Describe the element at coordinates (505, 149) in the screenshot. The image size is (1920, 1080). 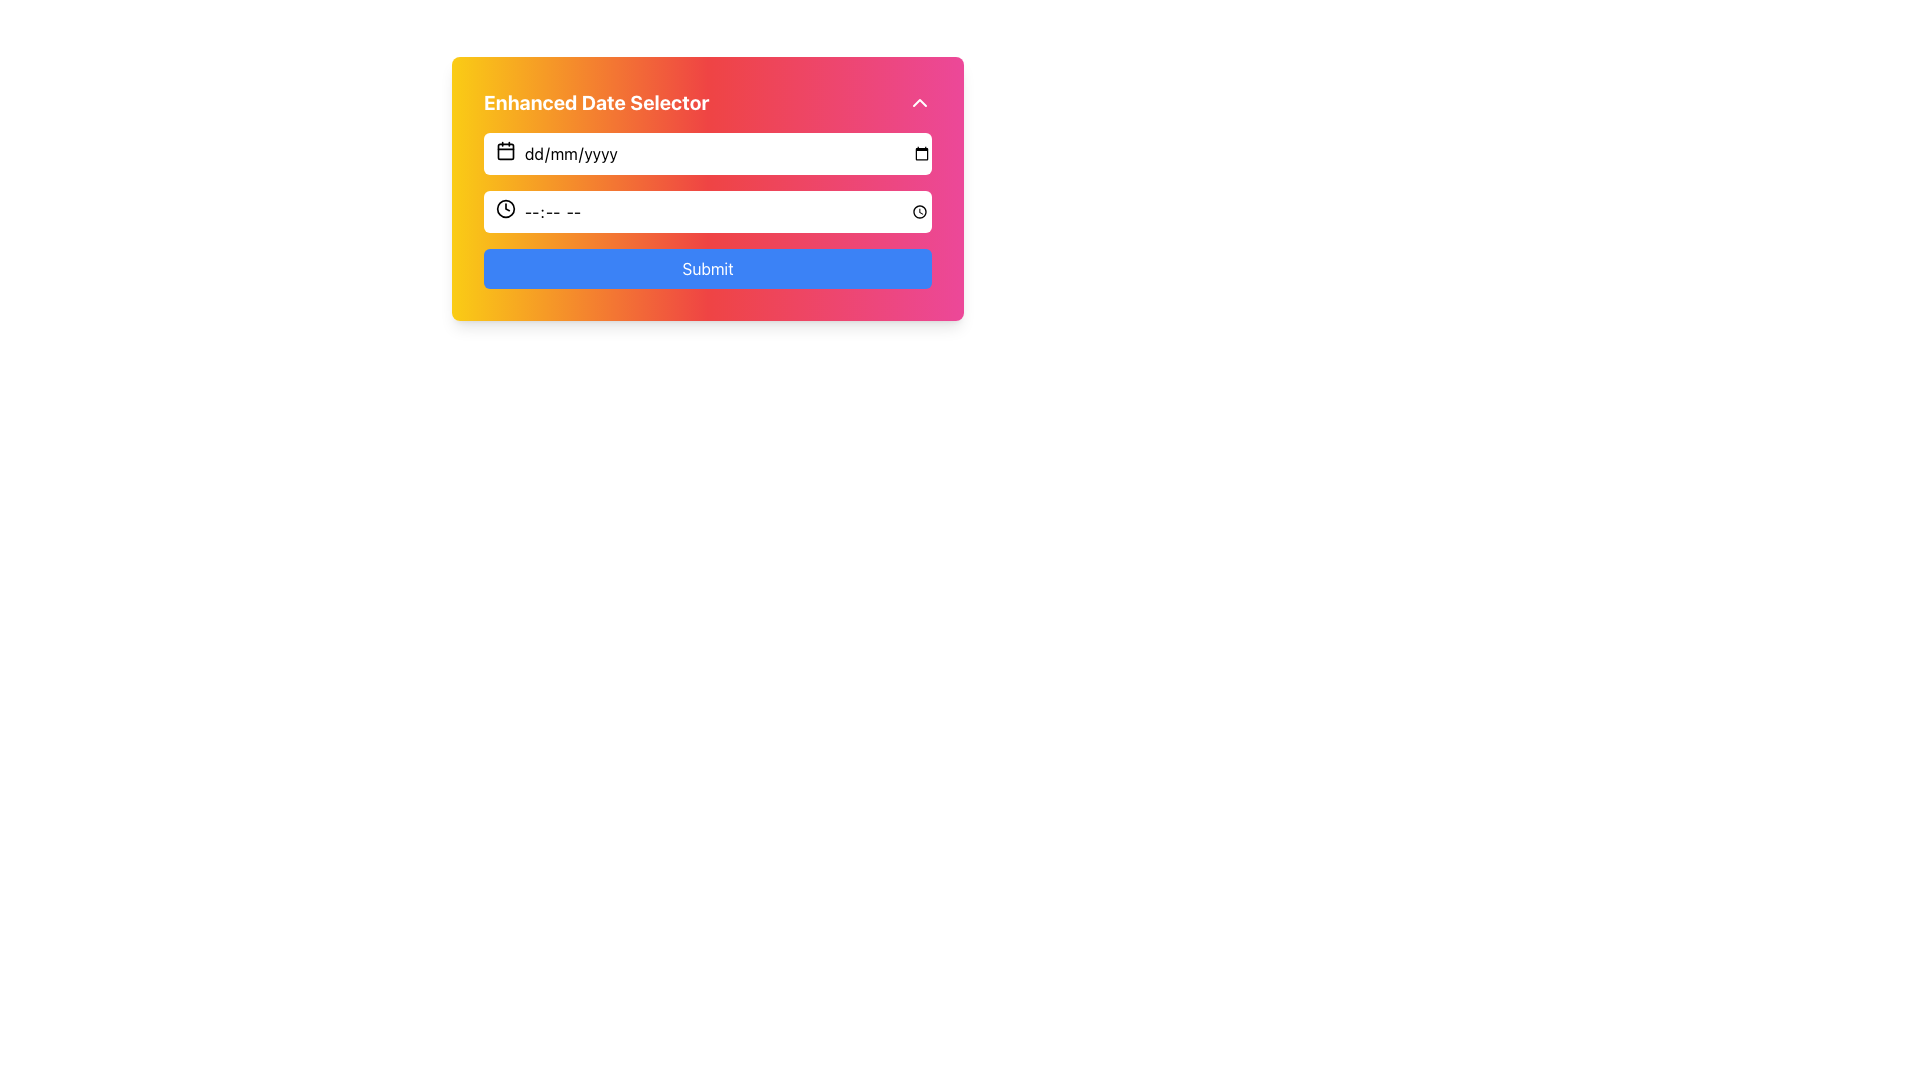
I see `the SVG calendar icon located to the left of the date input field` at that location.